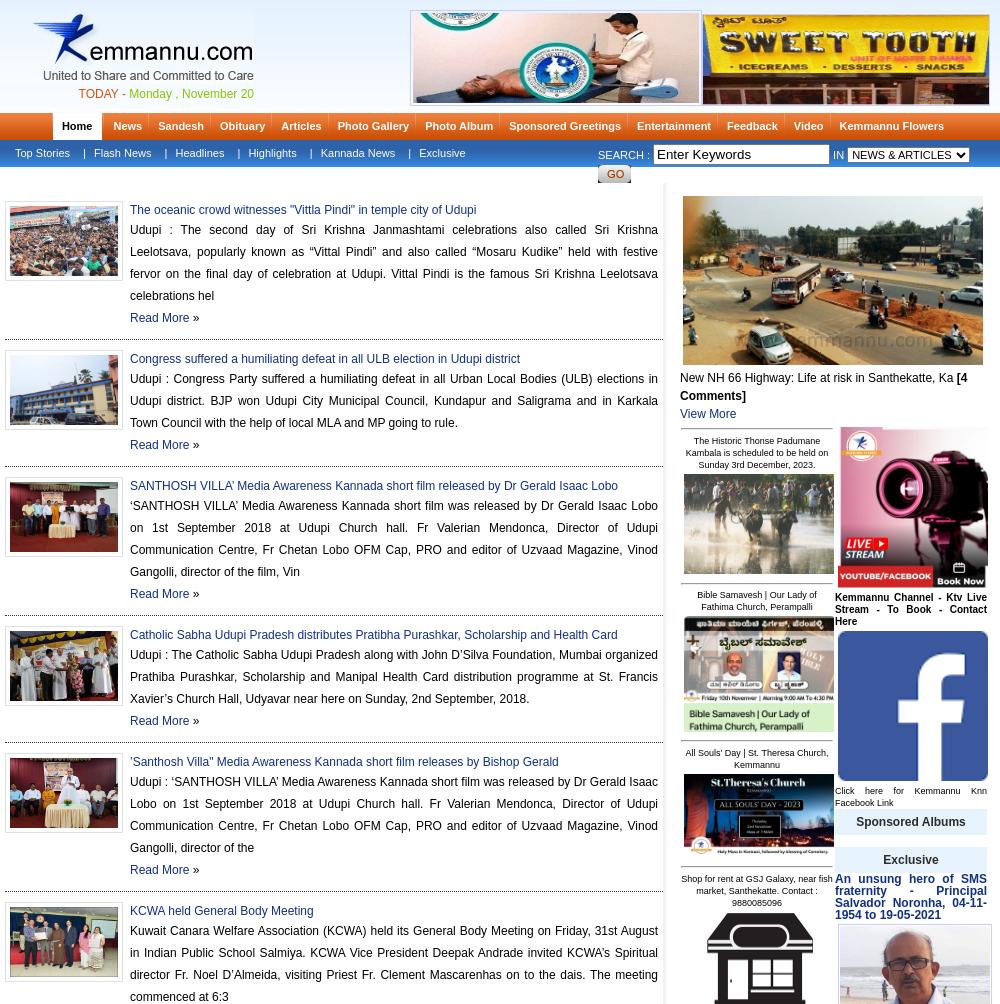 Image resolution: width=1000 pixels, height=1004 pixels. What do you see at coordinates (181, 126) in the screenshot?
I see `'Sandesh'` at bounding box center [181, 126].